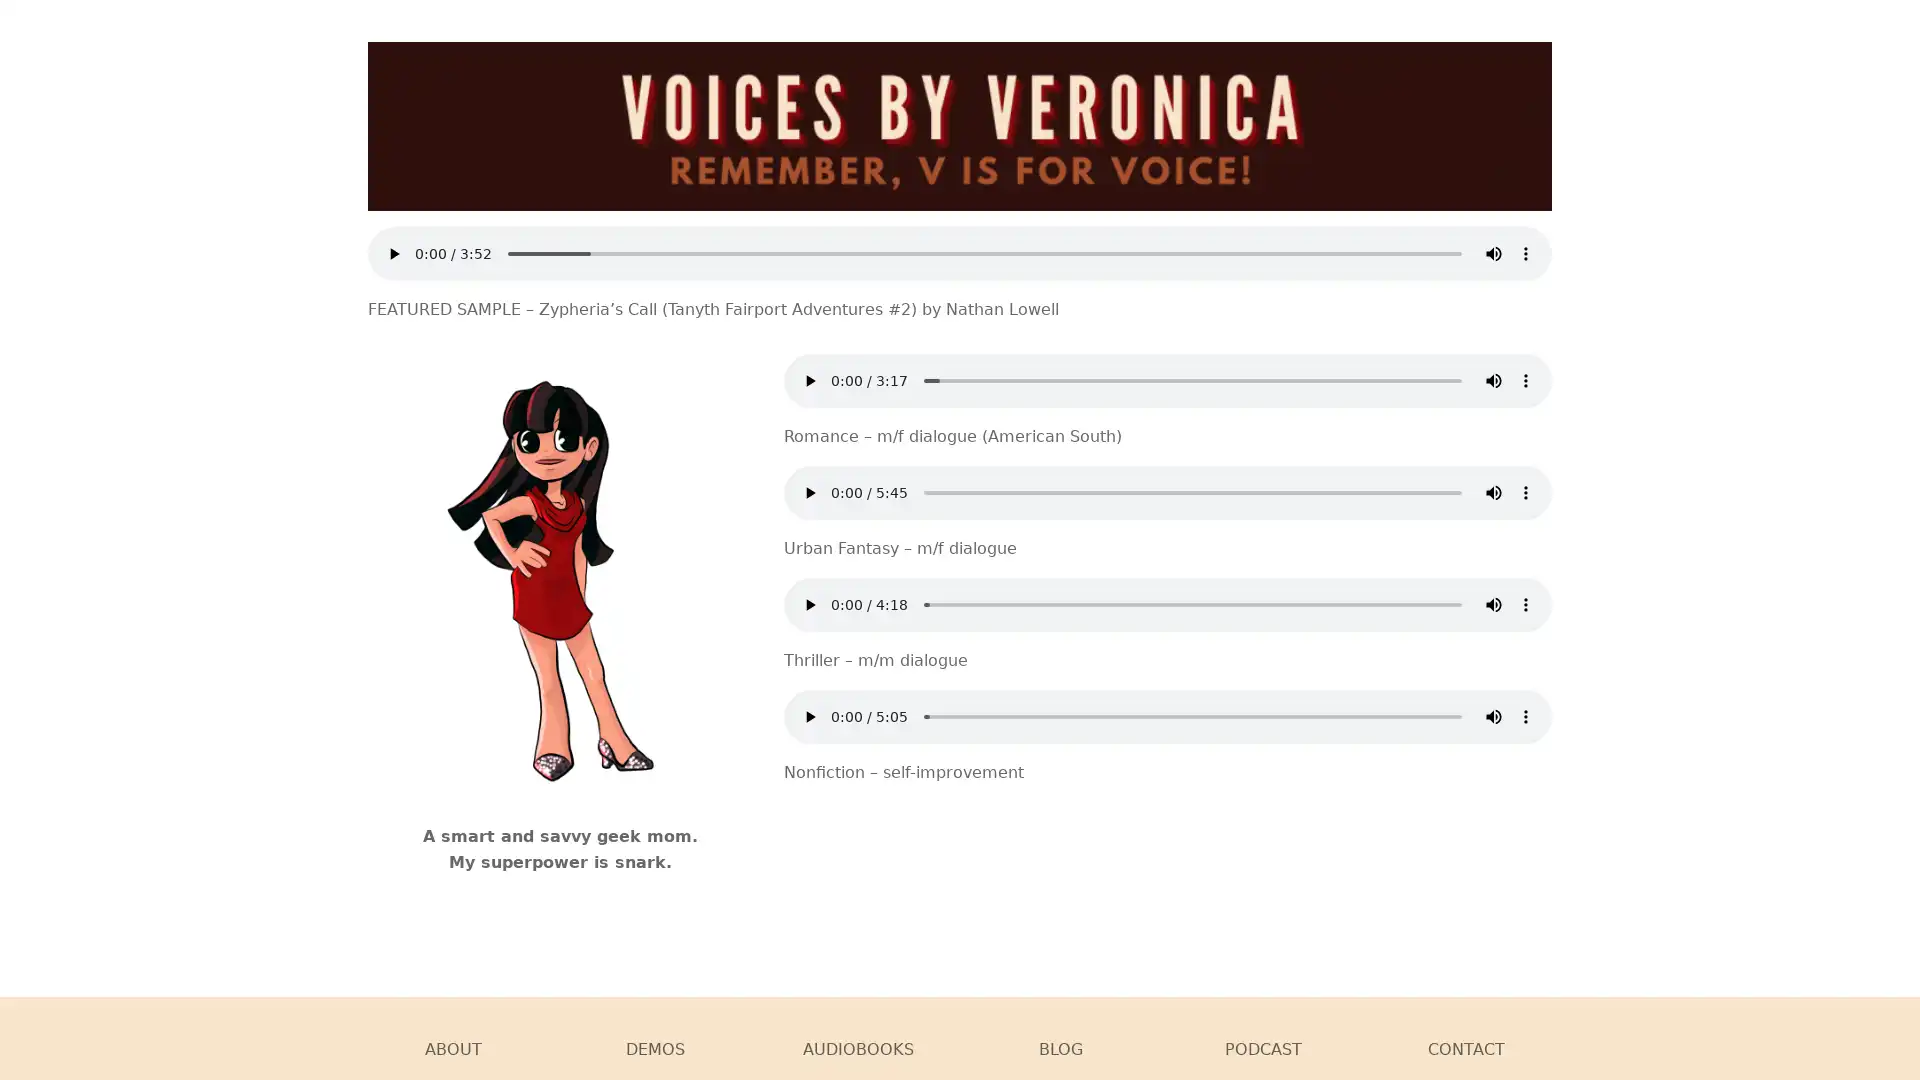  Describe the element at coordinates (1525, 604) in the screenshot. I see `show more media controls` at that location.